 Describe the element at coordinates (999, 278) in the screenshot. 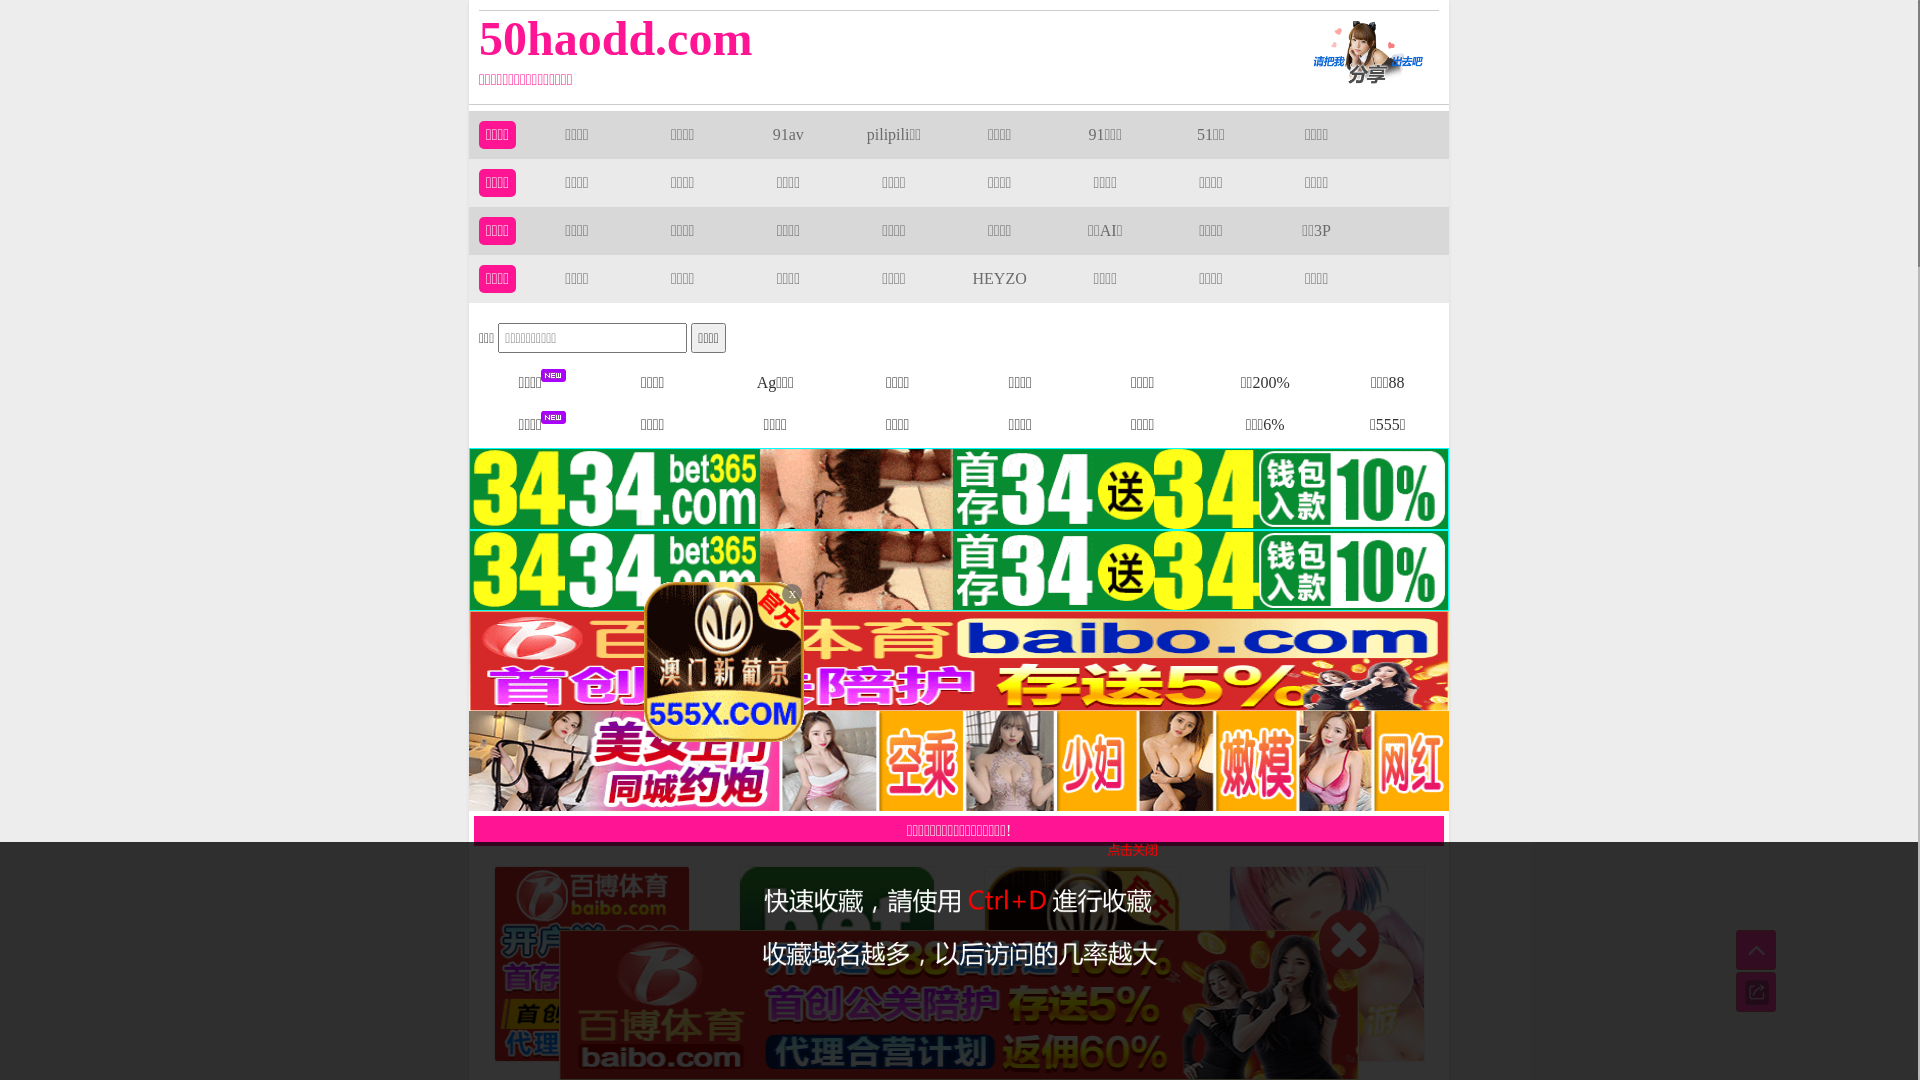

I see `'HEYZO'` at that location.